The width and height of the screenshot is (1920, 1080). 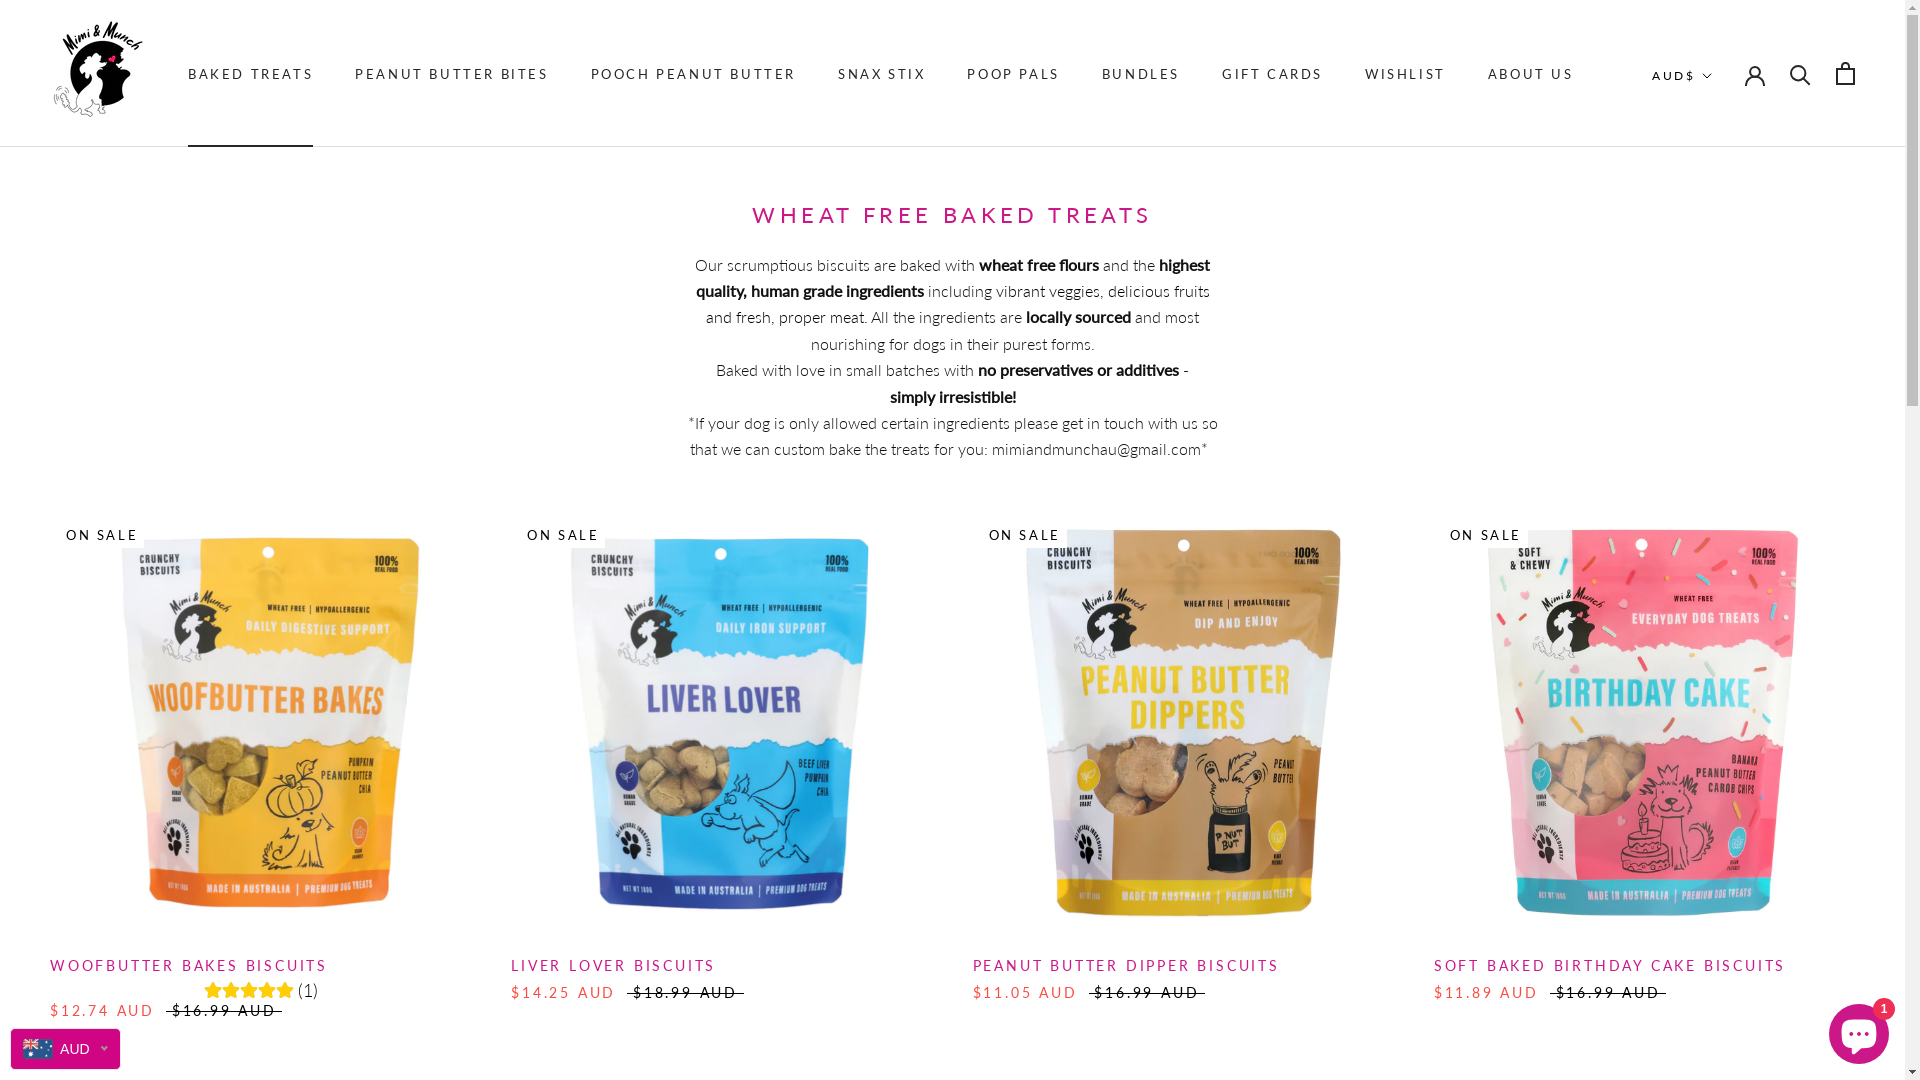 What do you see at coordinates (1530, 72) in the screenshot?
I see `'ABOUT US'` at bounding box center [1530, 72].